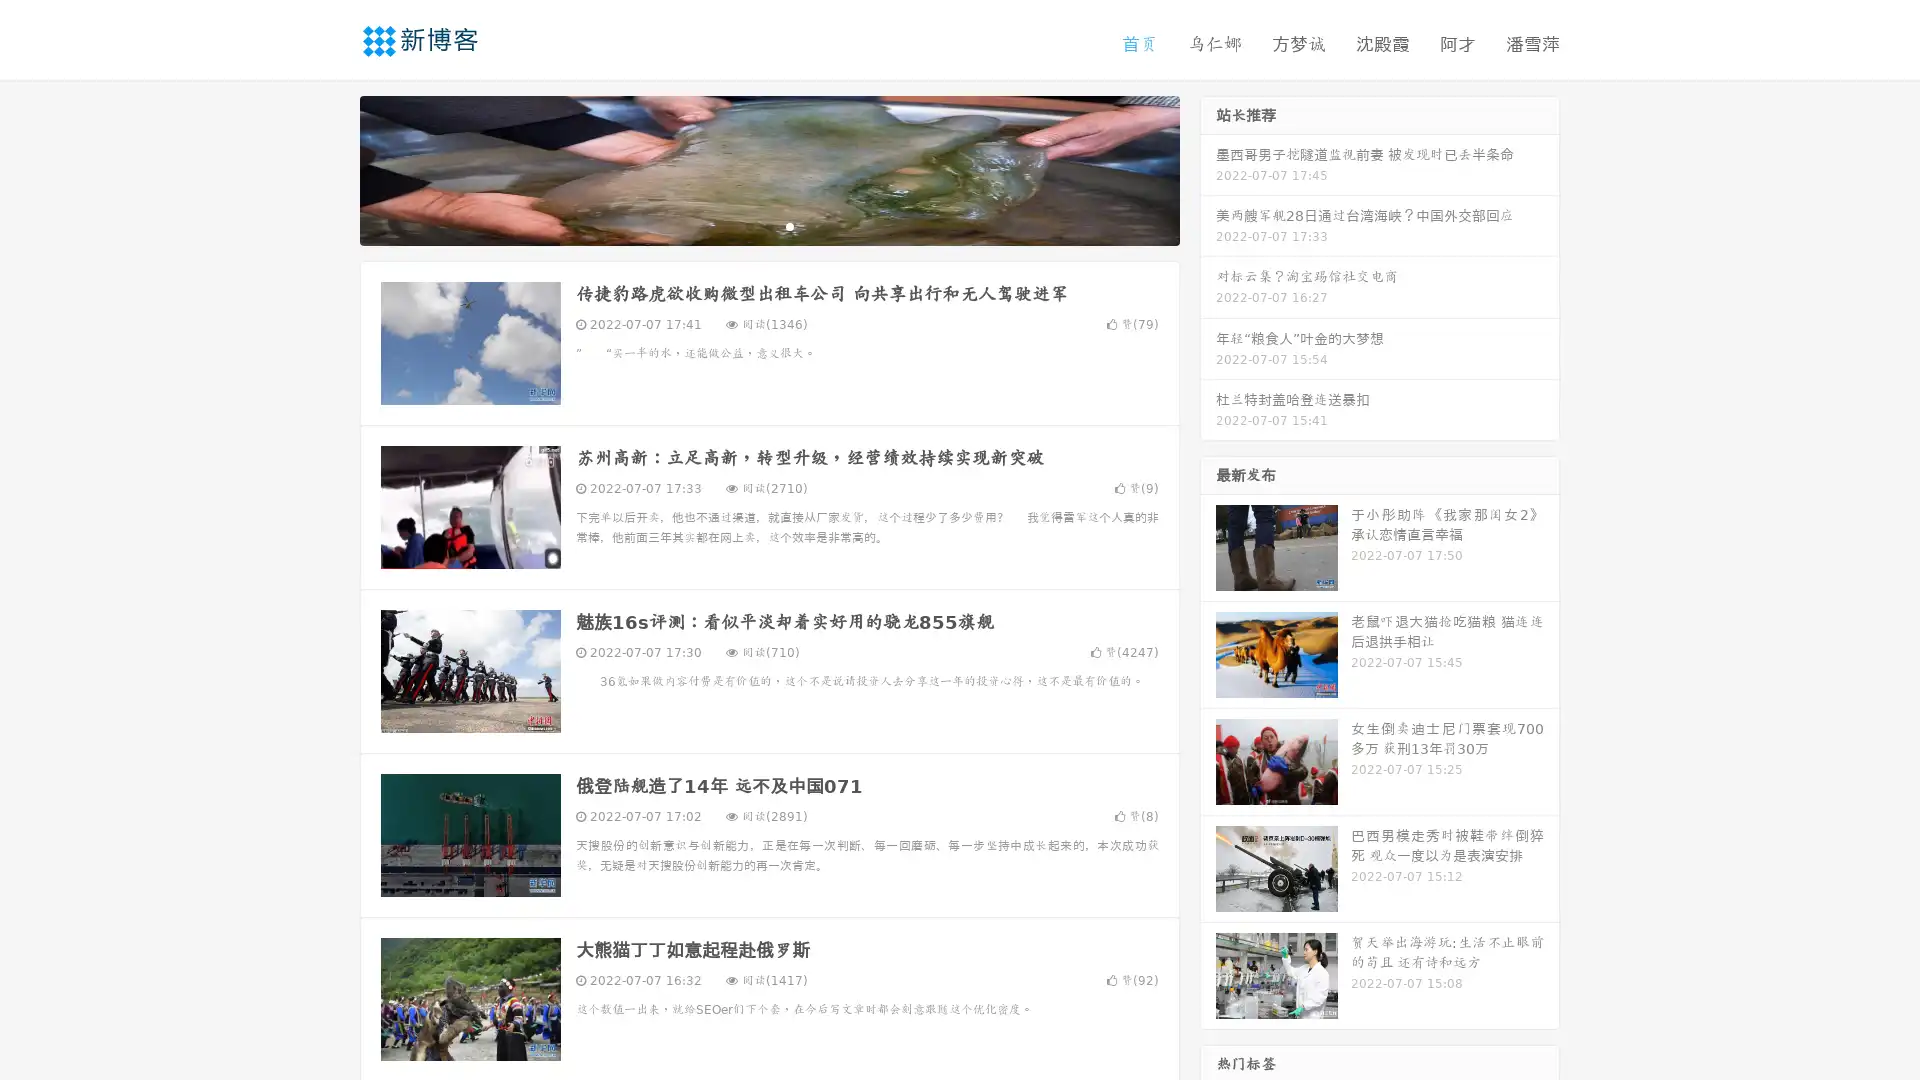 The width and height of the screenshot is (1920, 1080). Describe the element at coordinates (768, 225) in the screenshot. I see `Go to slide 2` at that location.